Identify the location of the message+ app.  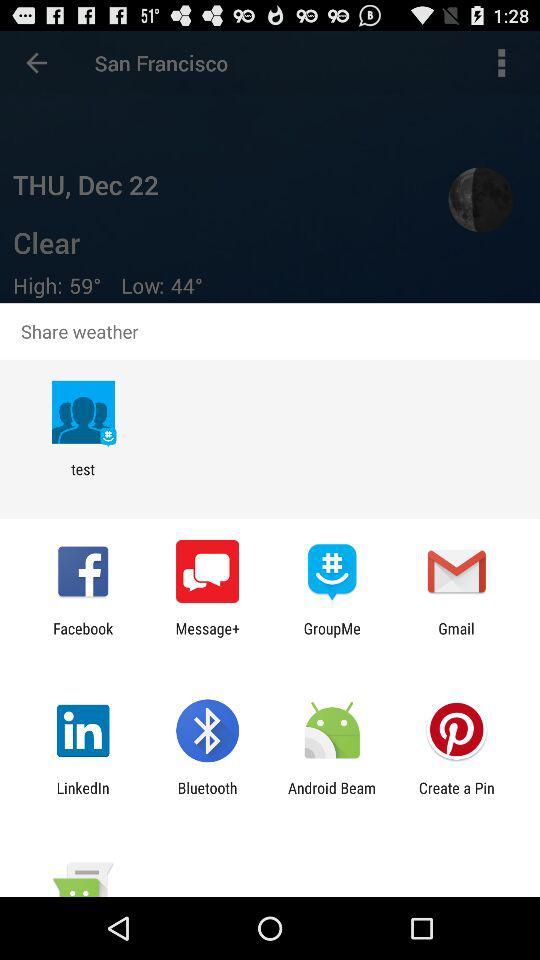
(206, 636).